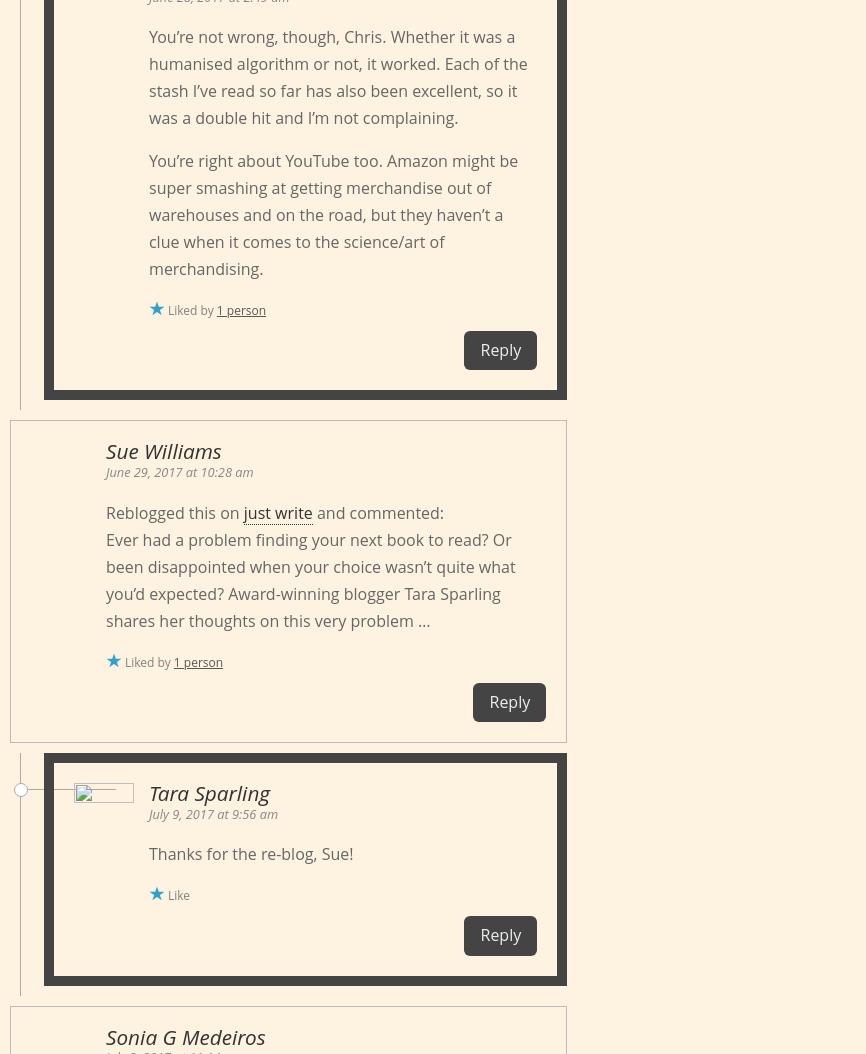  I want to click on 'Like', so click(179, 895).